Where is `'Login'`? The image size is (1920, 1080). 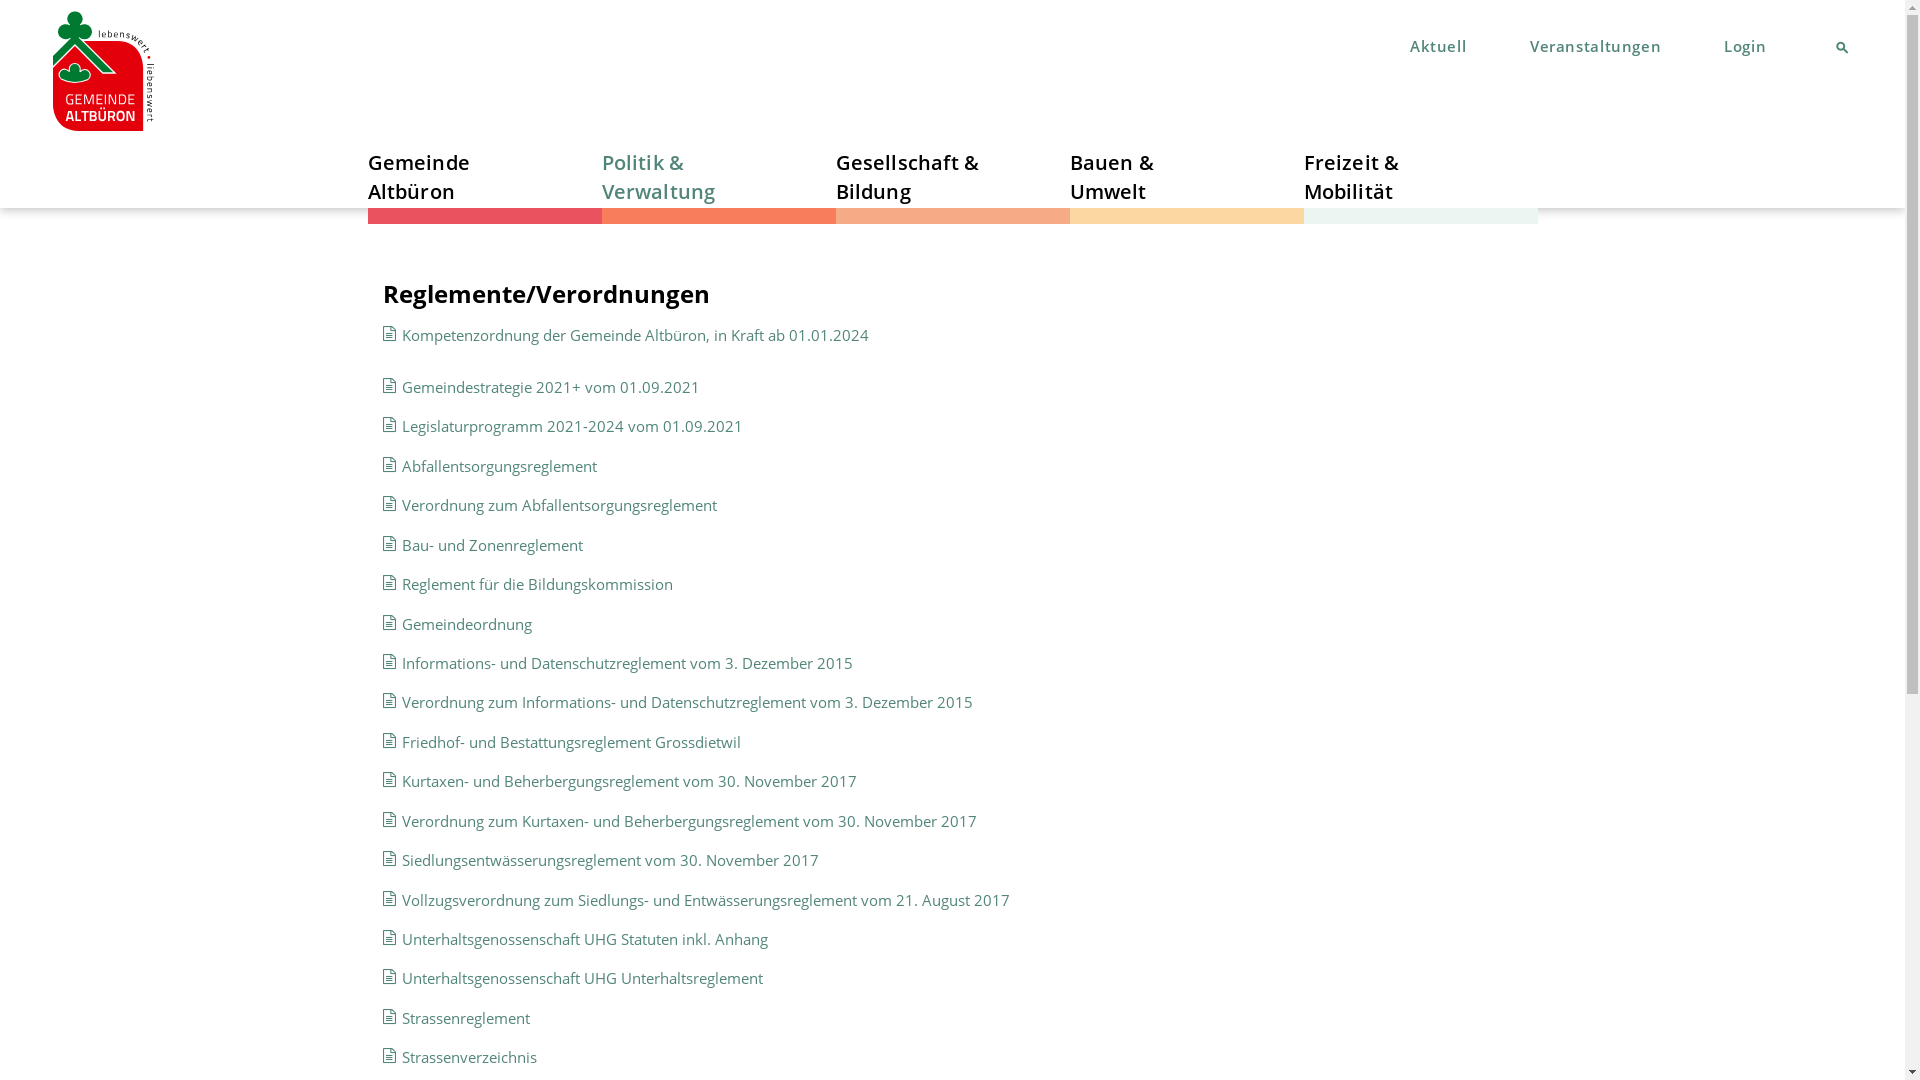 'Login' is located at coordinates (1744, 45).